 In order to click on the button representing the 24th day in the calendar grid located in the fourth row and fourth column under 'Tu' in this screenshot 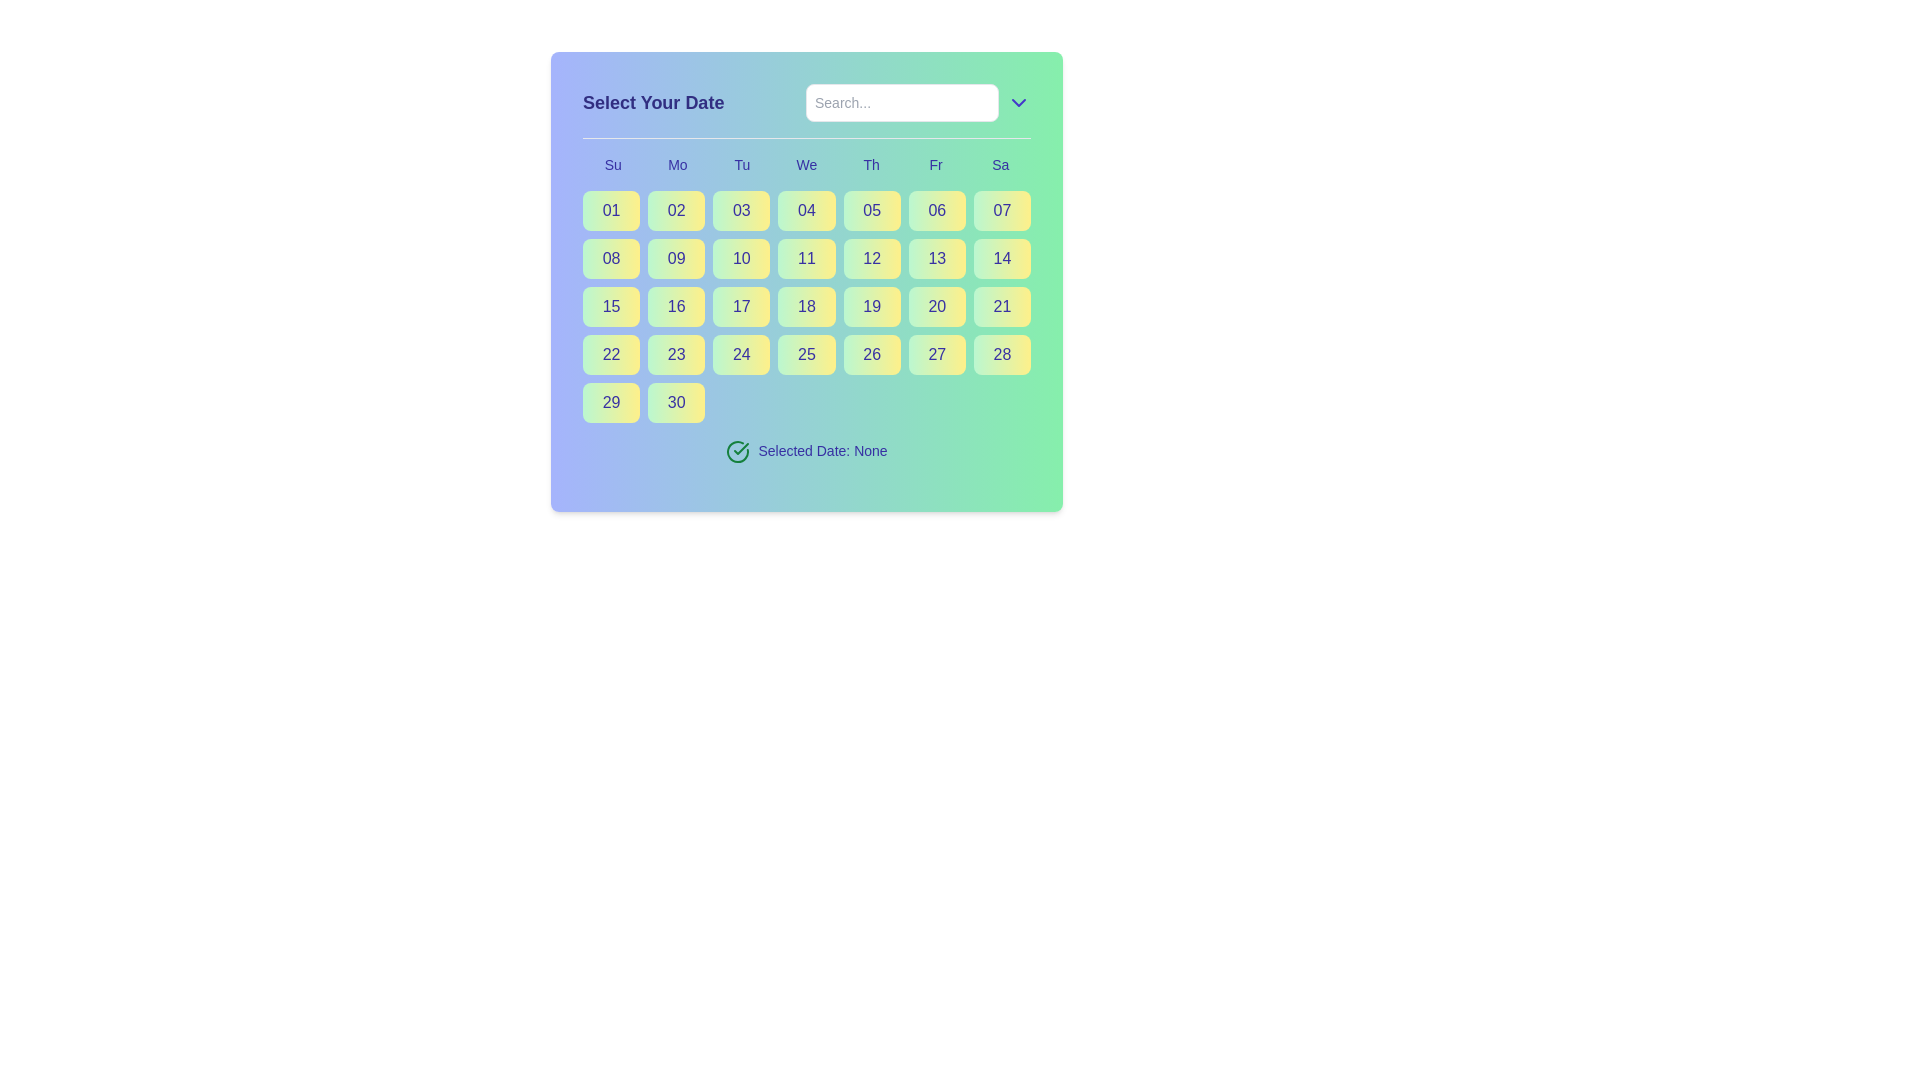, I will do `click(740, 353)`.